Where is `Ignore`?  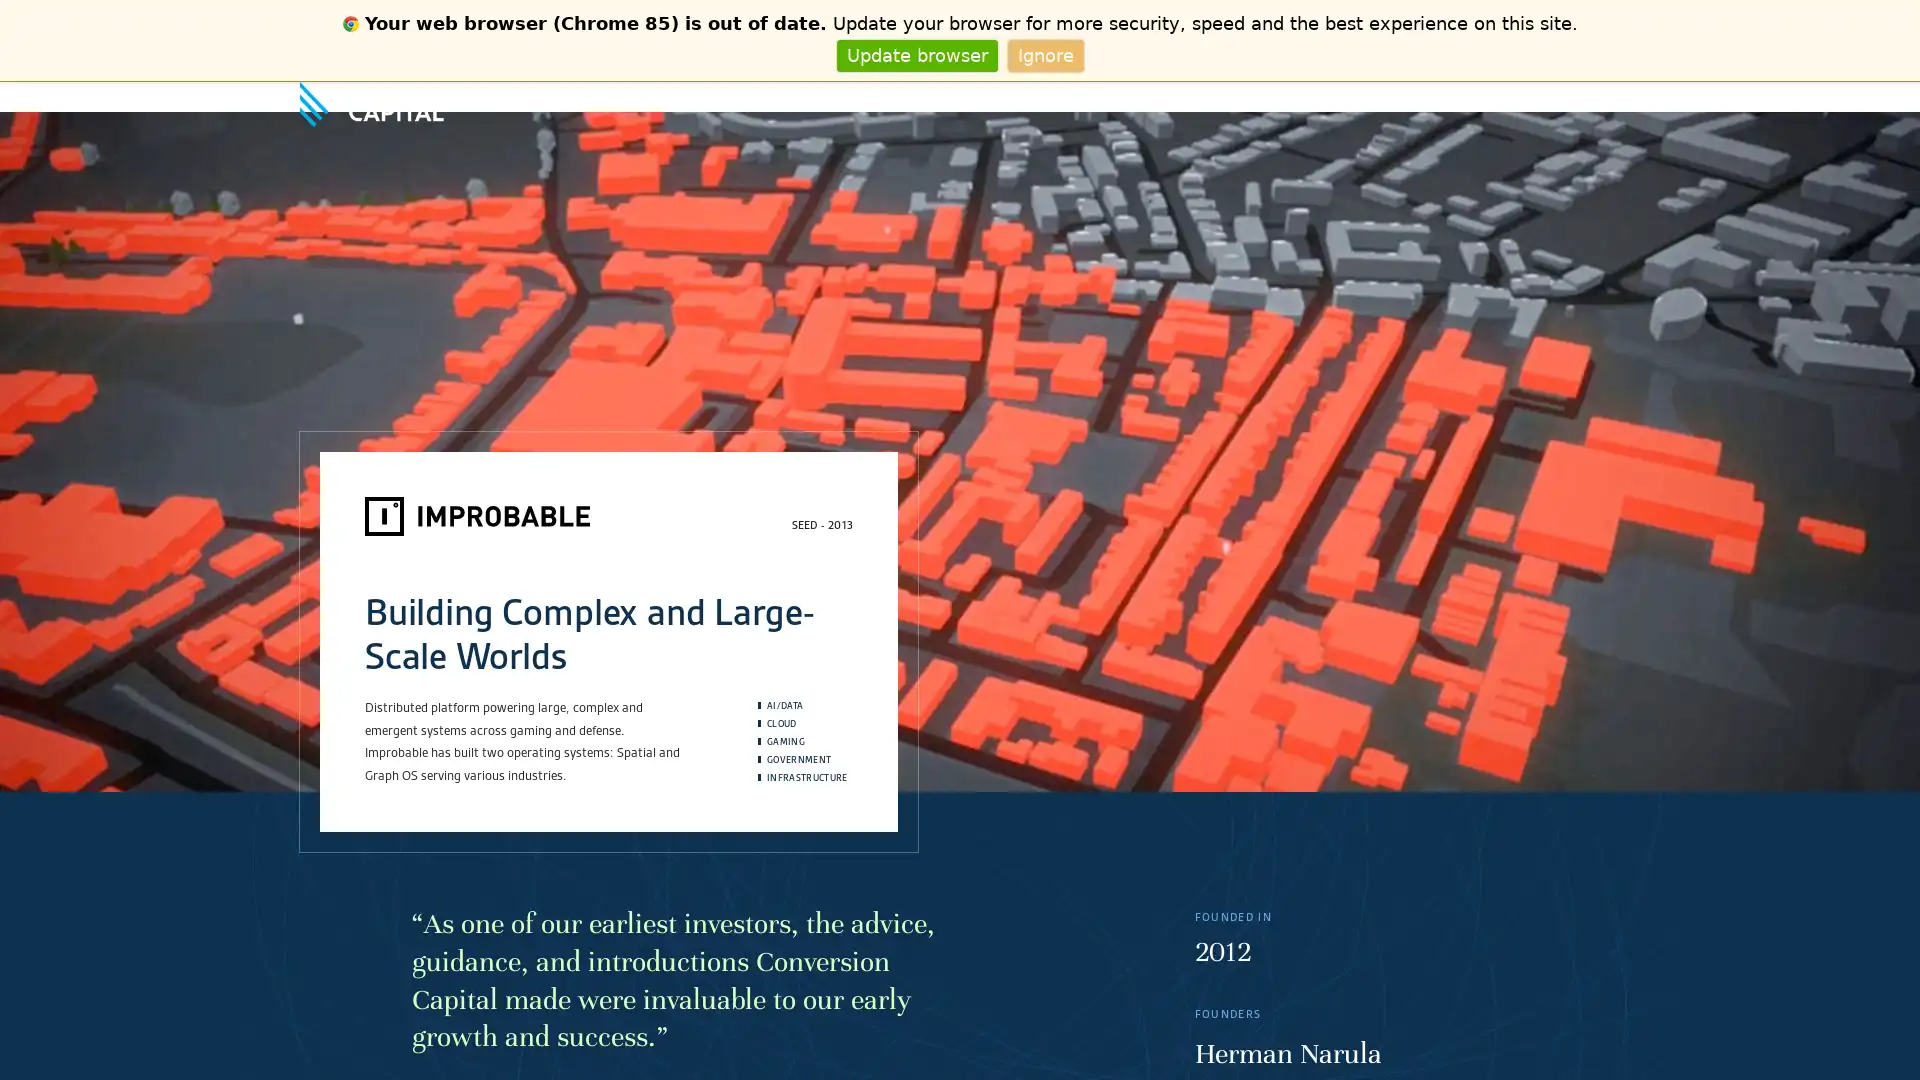 Ignore is located at coordinates (1044, 54).